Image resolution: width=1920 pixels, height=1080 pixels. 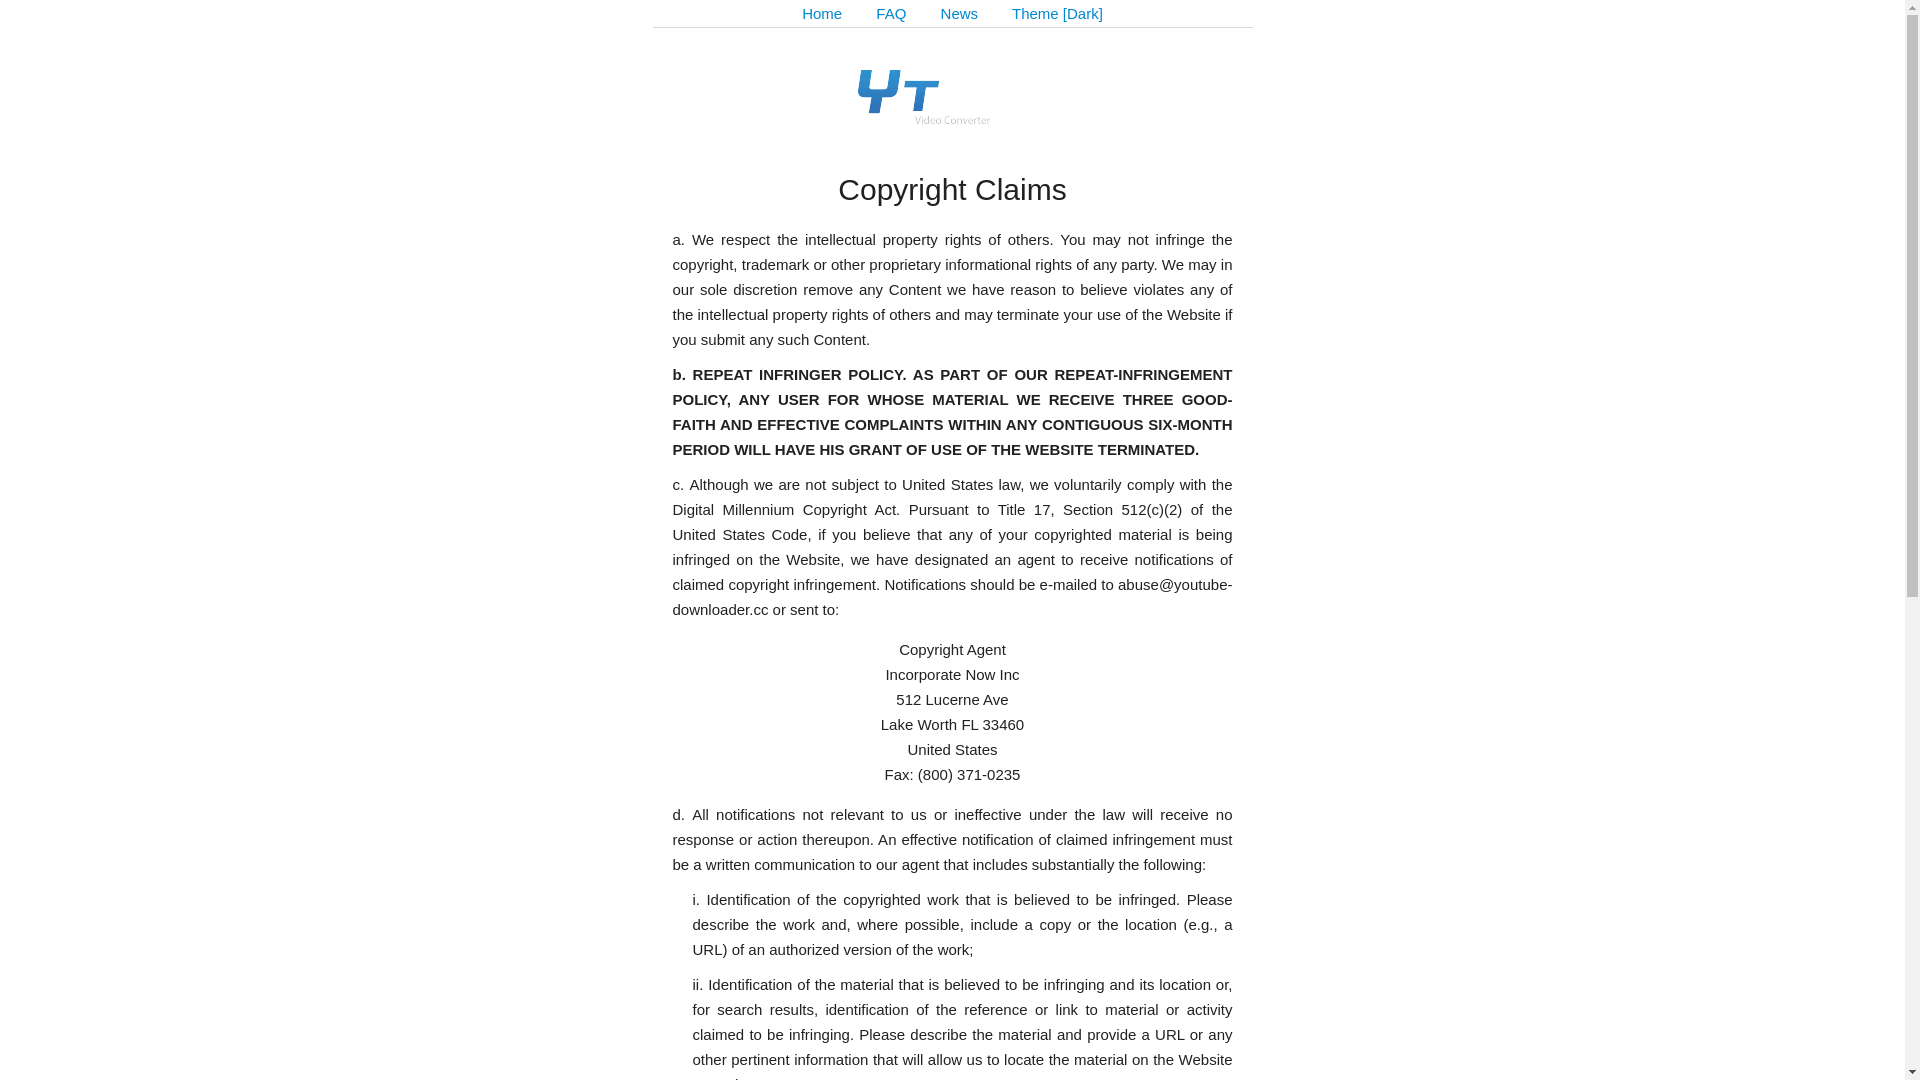 What do you see at coordinates (821, 13) in the screenshot?
I see `'Home'` at bounding box center [821, 13].